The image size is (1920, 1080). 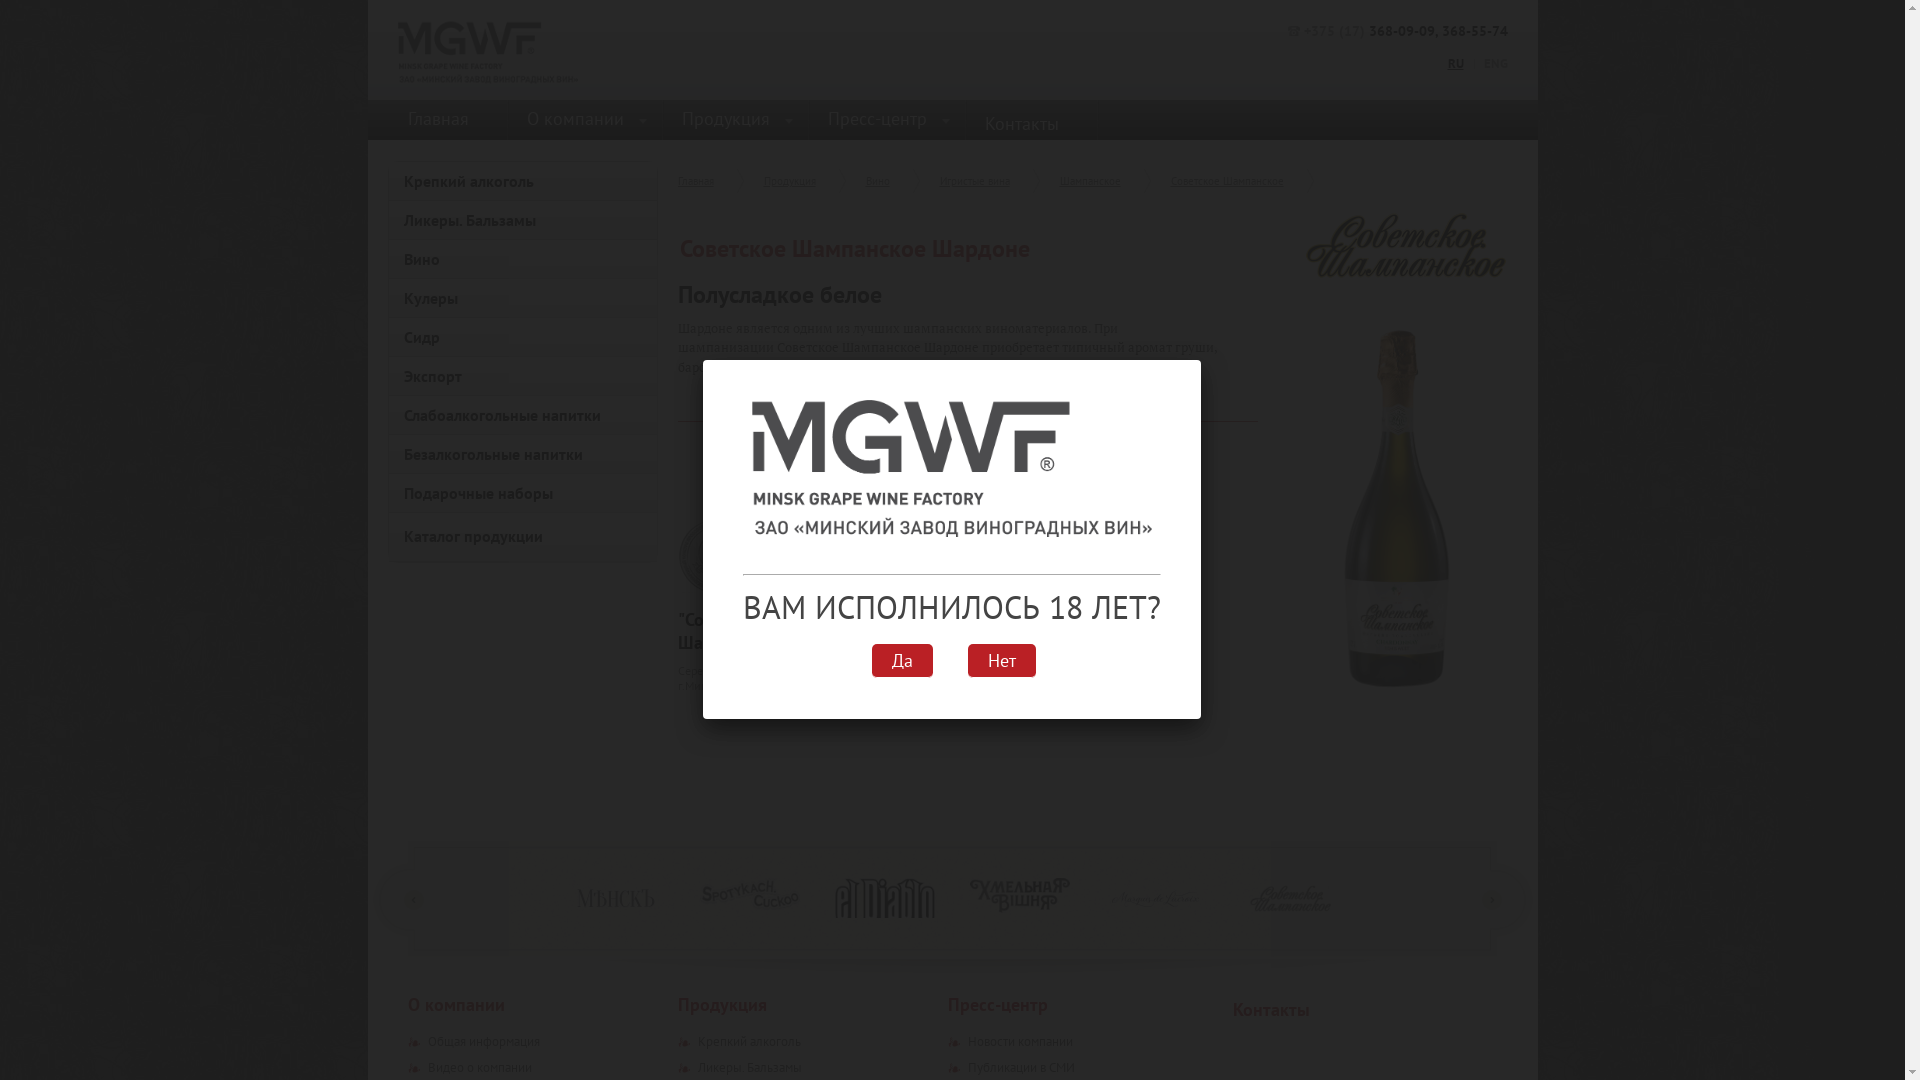 What do you see at coordinates (1474, 30) in the screenshot?
I see `'368-55-74'` at bounding box center [1474, 30].